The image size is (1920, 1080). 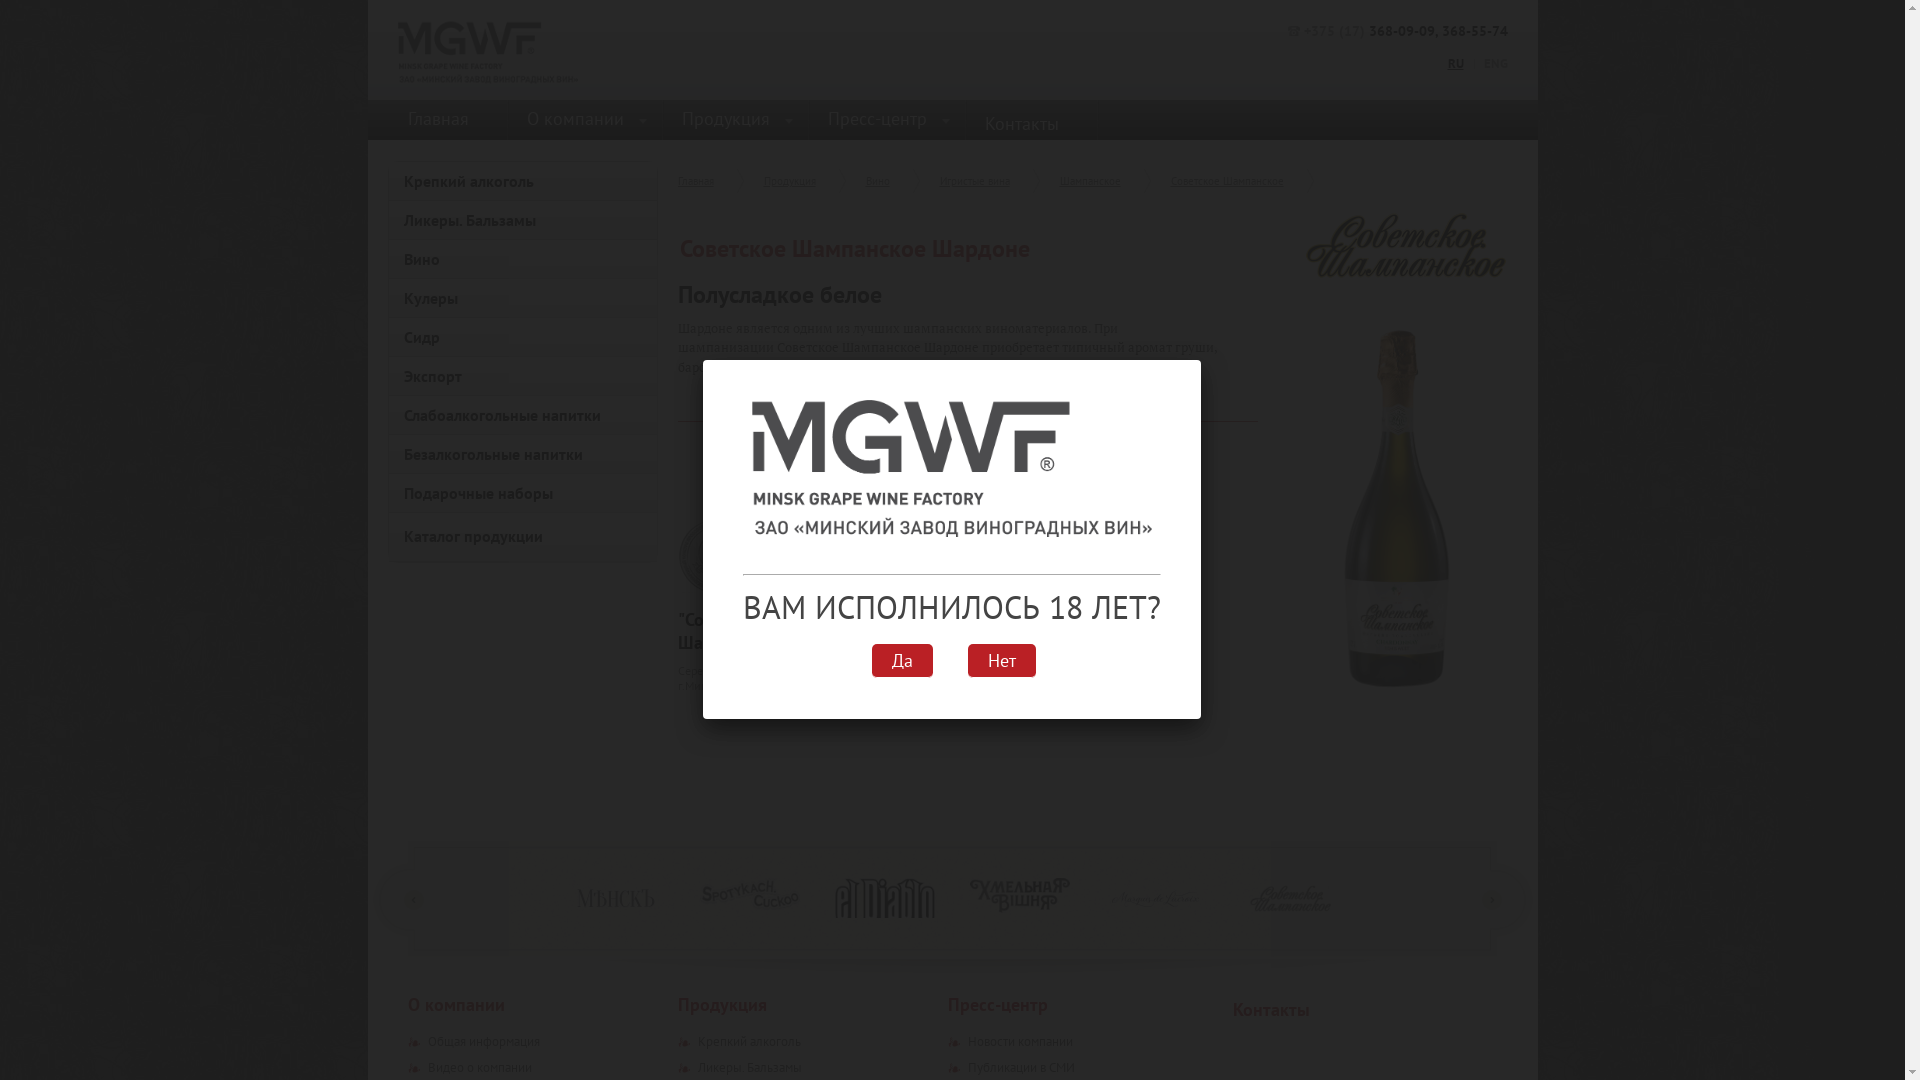 What do you see at coordinates (1474, 30) in the screenshot?
I see `'368-55-74'` at bounding box center [1474, 30].